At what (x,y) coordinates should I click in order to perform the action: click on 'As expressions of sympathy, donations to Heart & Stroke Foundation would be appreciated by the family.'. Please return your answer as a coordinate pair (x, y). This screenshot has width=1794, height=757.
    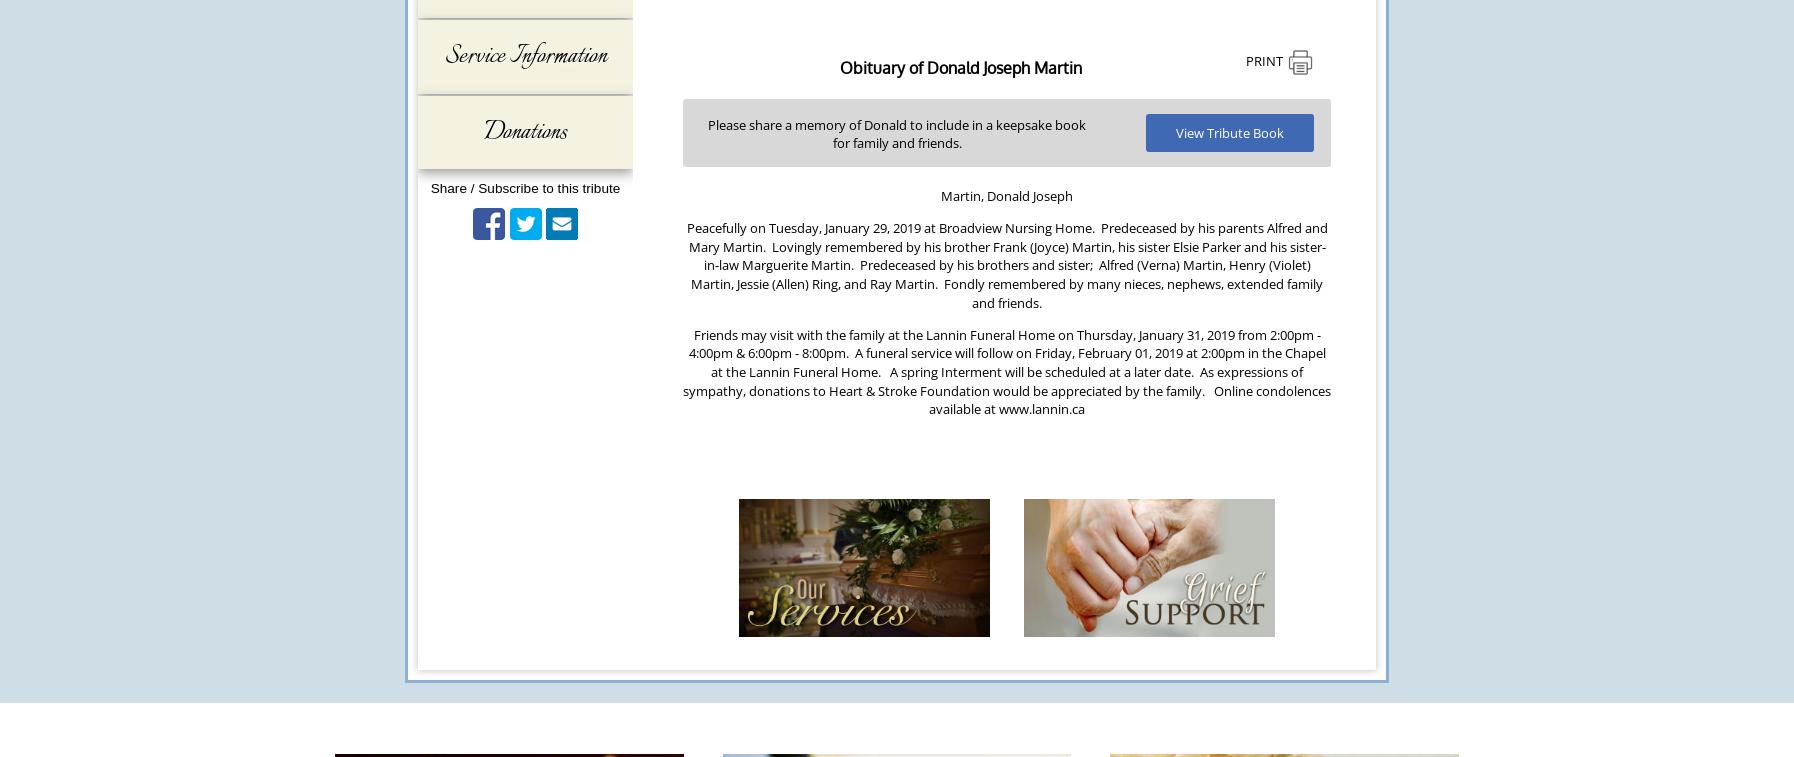
    Looking at the image, I should click on (991, 380).